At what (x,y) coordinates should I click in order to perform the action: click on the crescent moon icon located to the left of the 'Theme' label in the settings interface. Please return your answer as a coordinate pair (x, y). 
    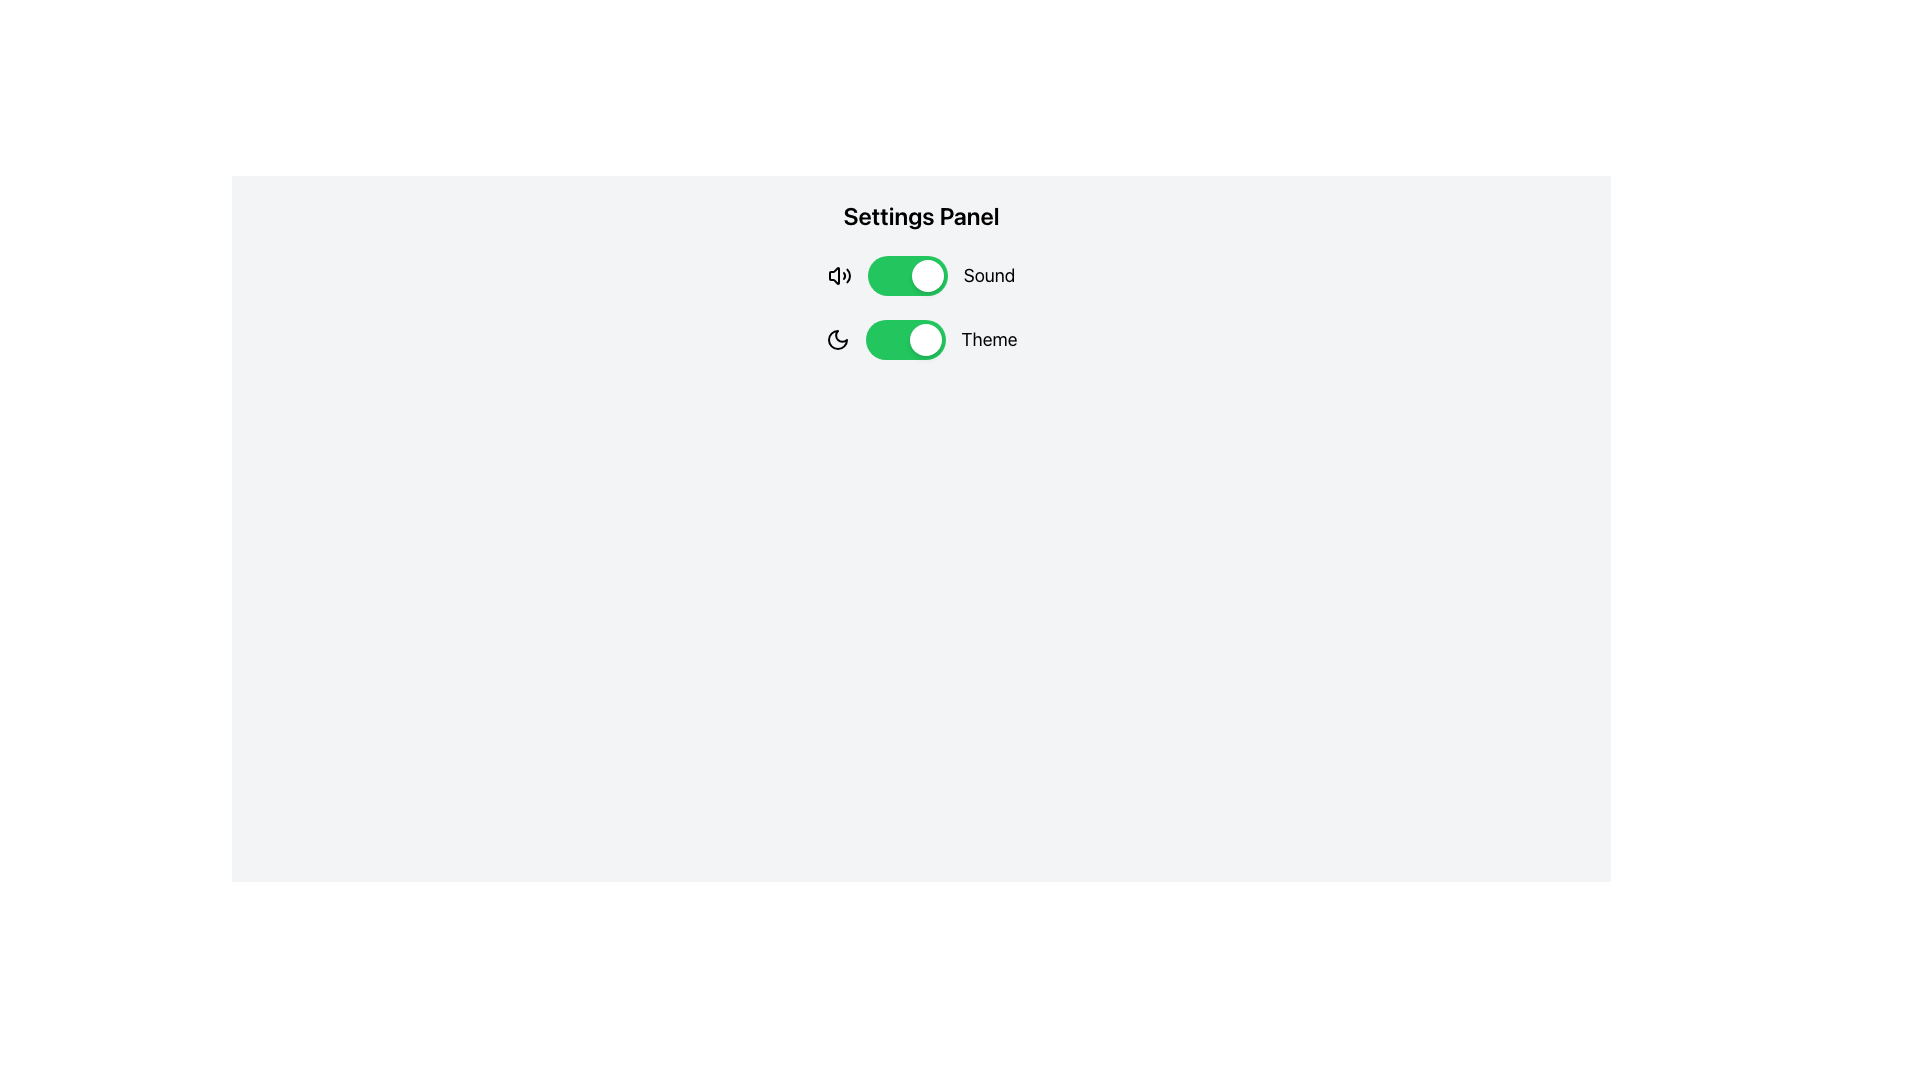
    Looking at the image, I should click on (837, 338).